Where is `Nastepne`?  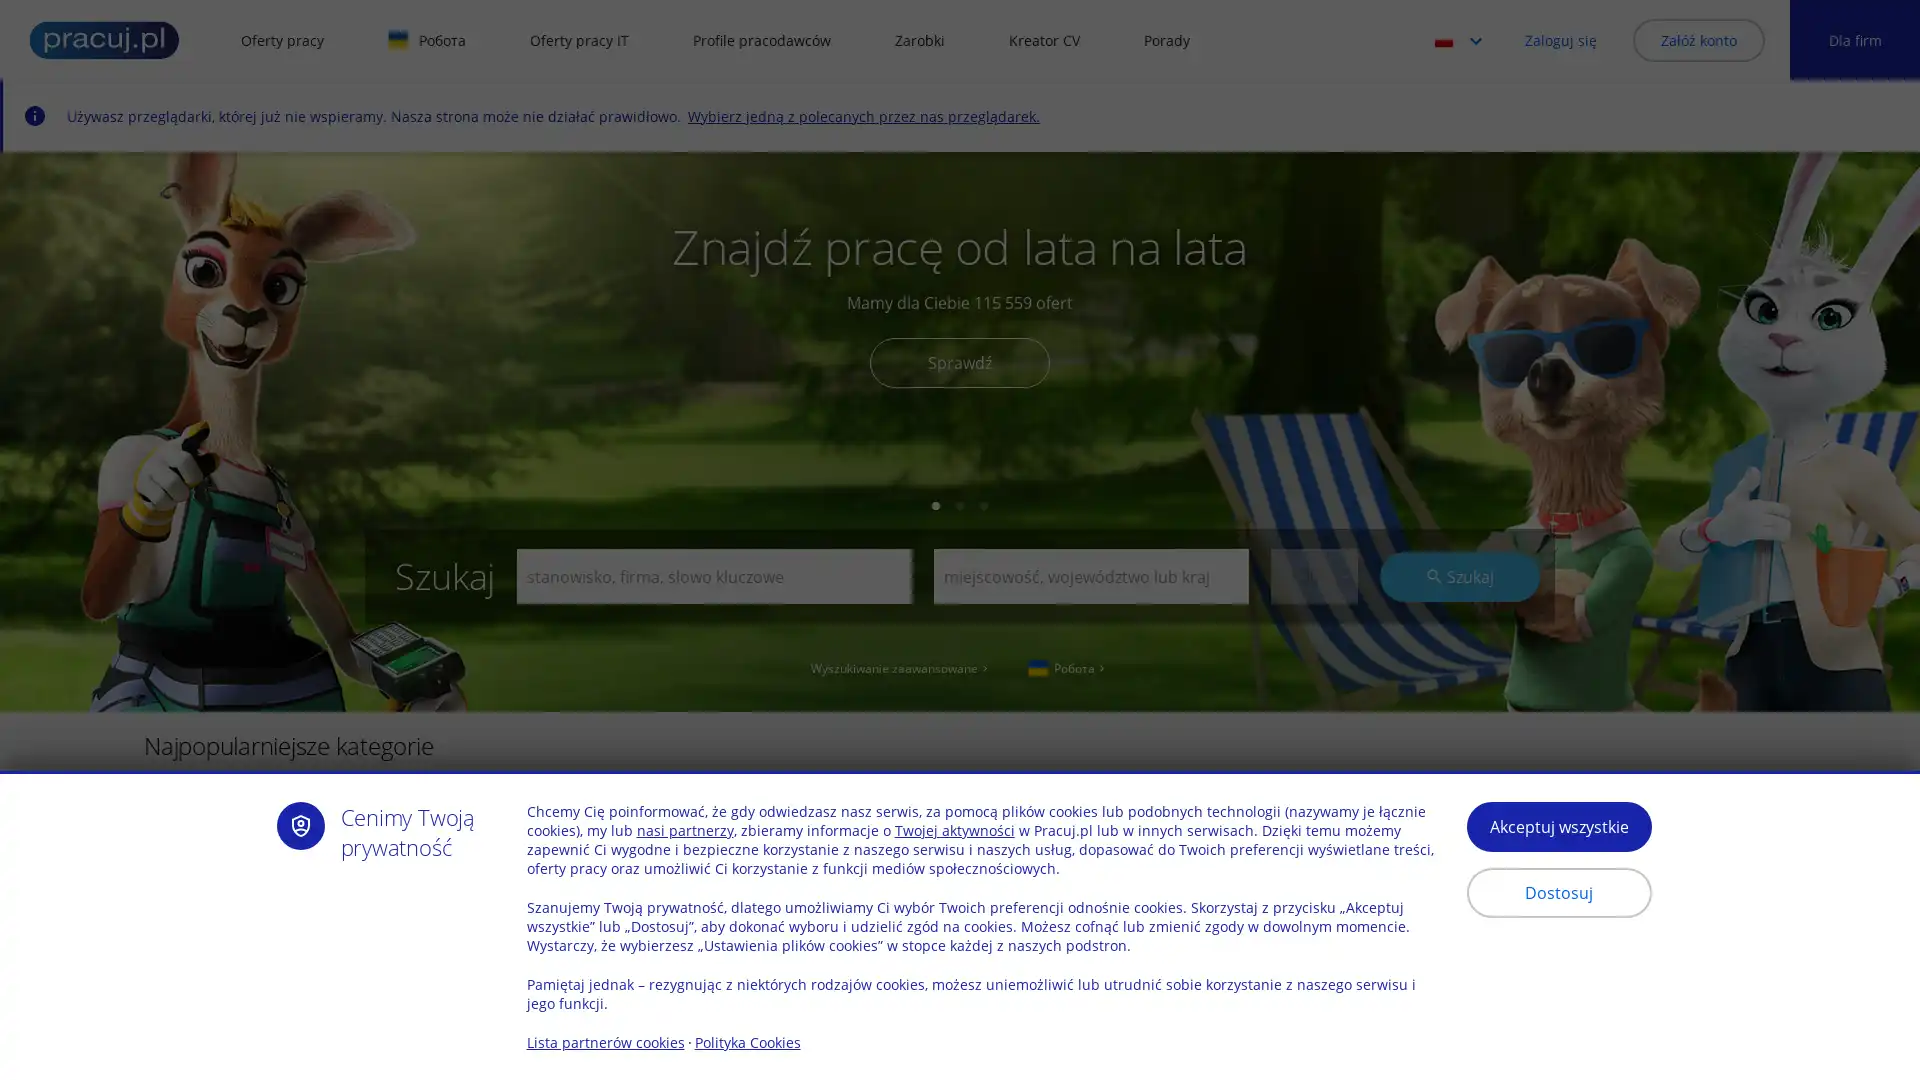
Nastepne is located at coordinates (1836, 826).